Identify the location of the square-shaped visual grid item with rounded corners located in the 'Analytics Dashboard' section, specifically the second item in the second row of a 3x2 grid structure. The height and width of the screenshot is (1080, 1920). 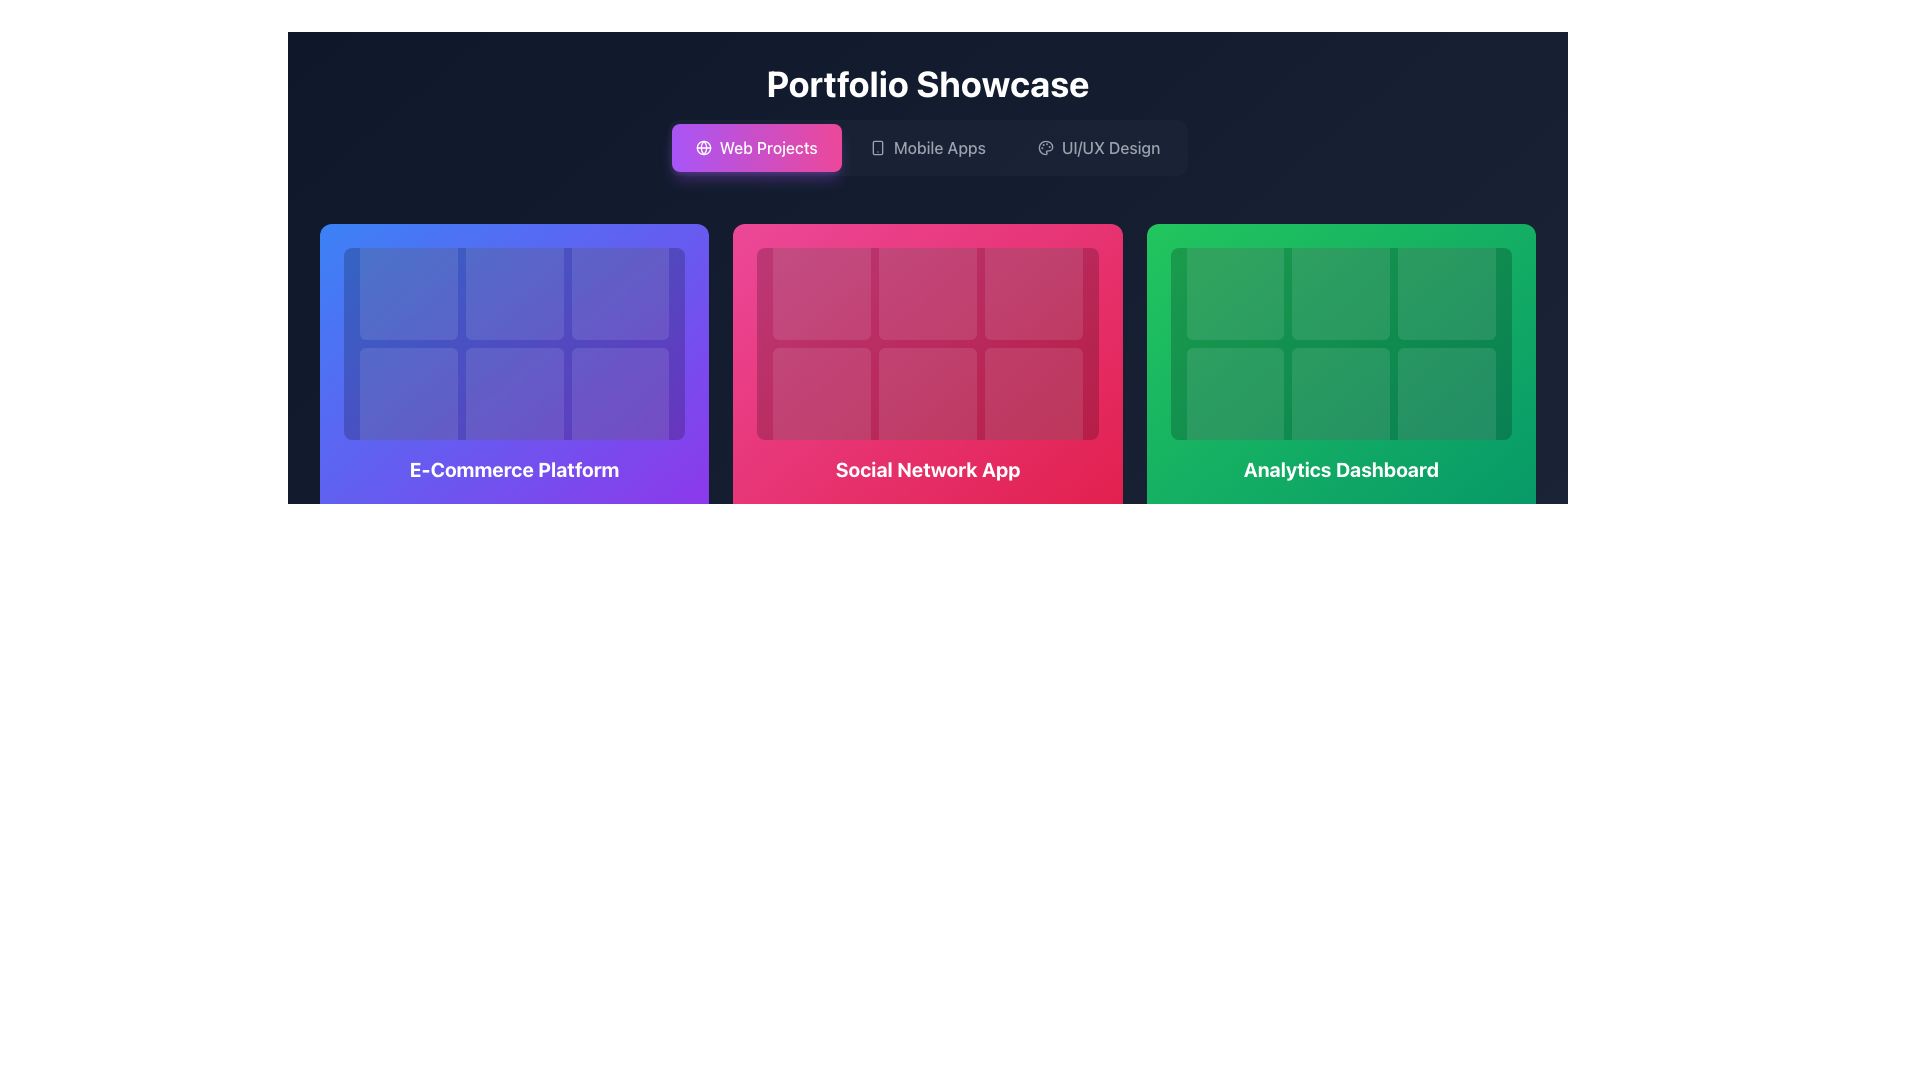
(1341, 396).